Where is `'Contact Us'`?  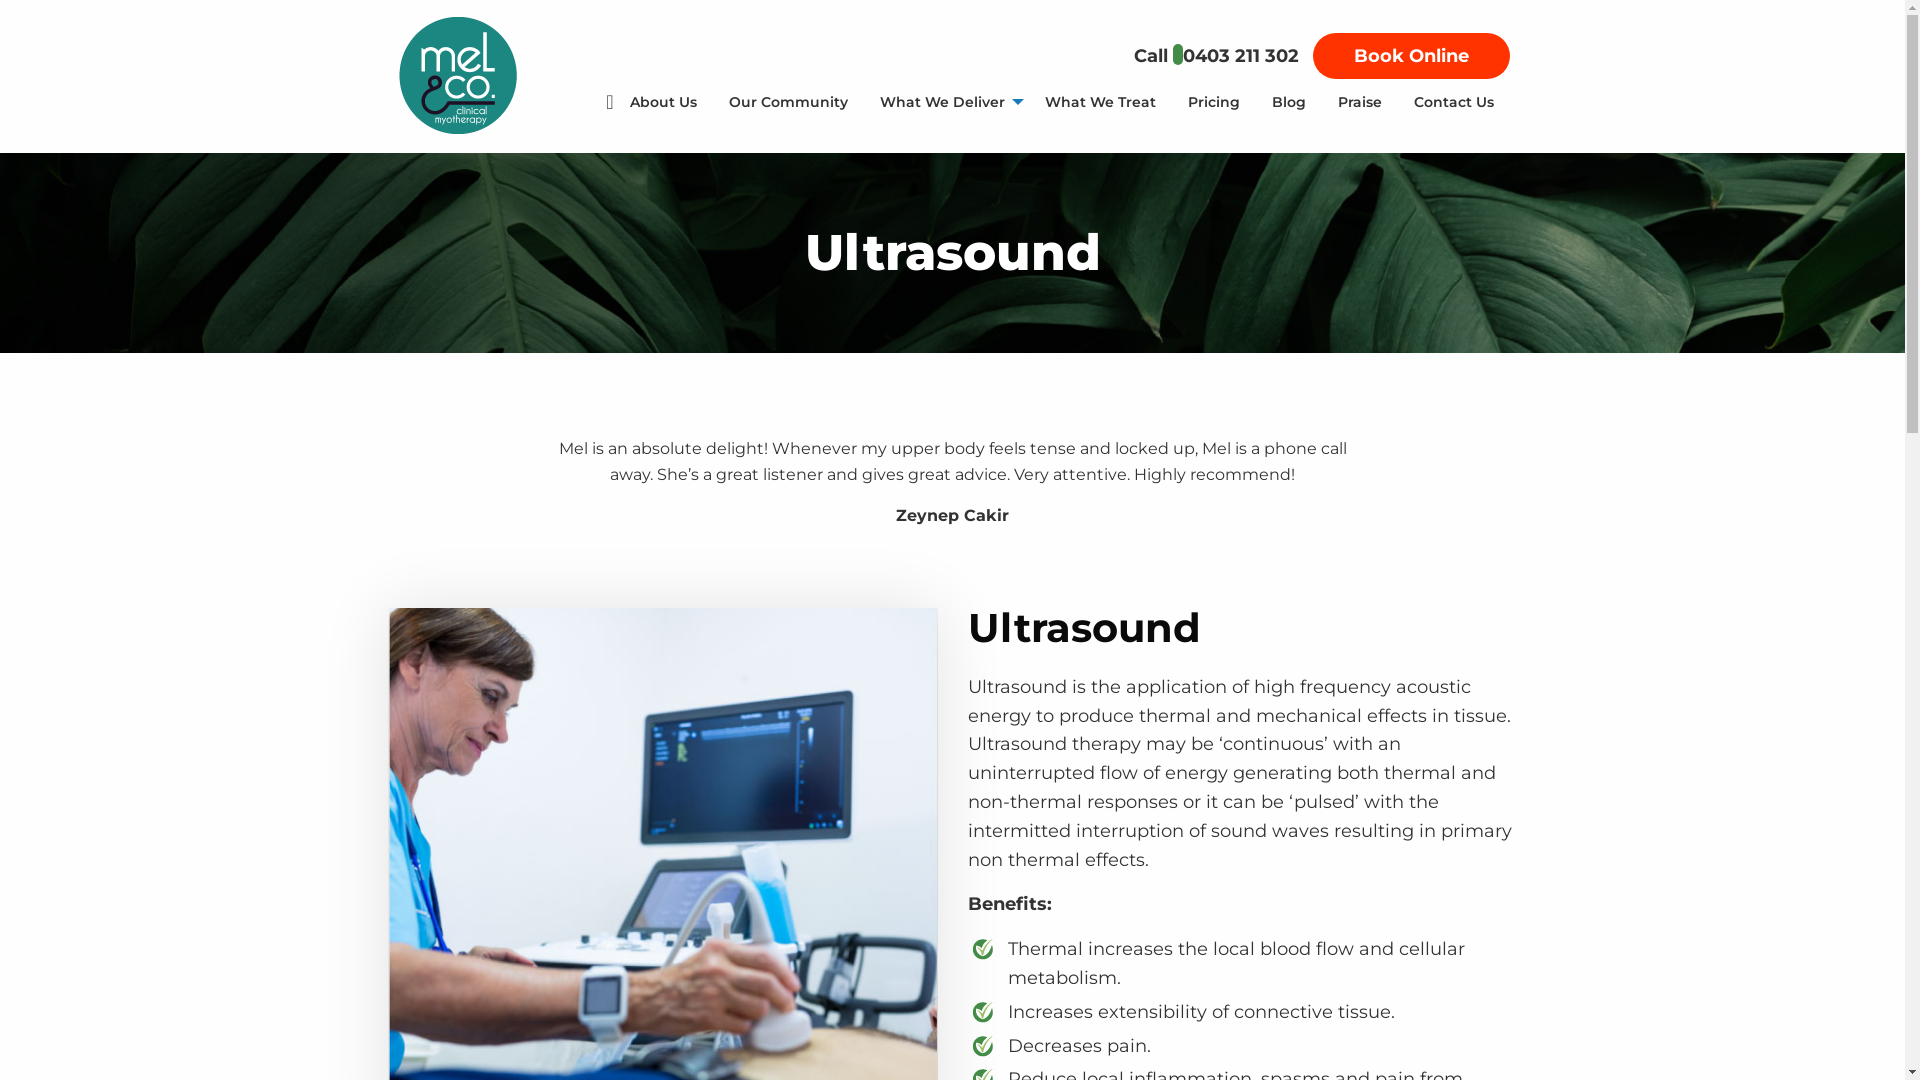 'Contact Us' is located at coordinates (1454, 101).